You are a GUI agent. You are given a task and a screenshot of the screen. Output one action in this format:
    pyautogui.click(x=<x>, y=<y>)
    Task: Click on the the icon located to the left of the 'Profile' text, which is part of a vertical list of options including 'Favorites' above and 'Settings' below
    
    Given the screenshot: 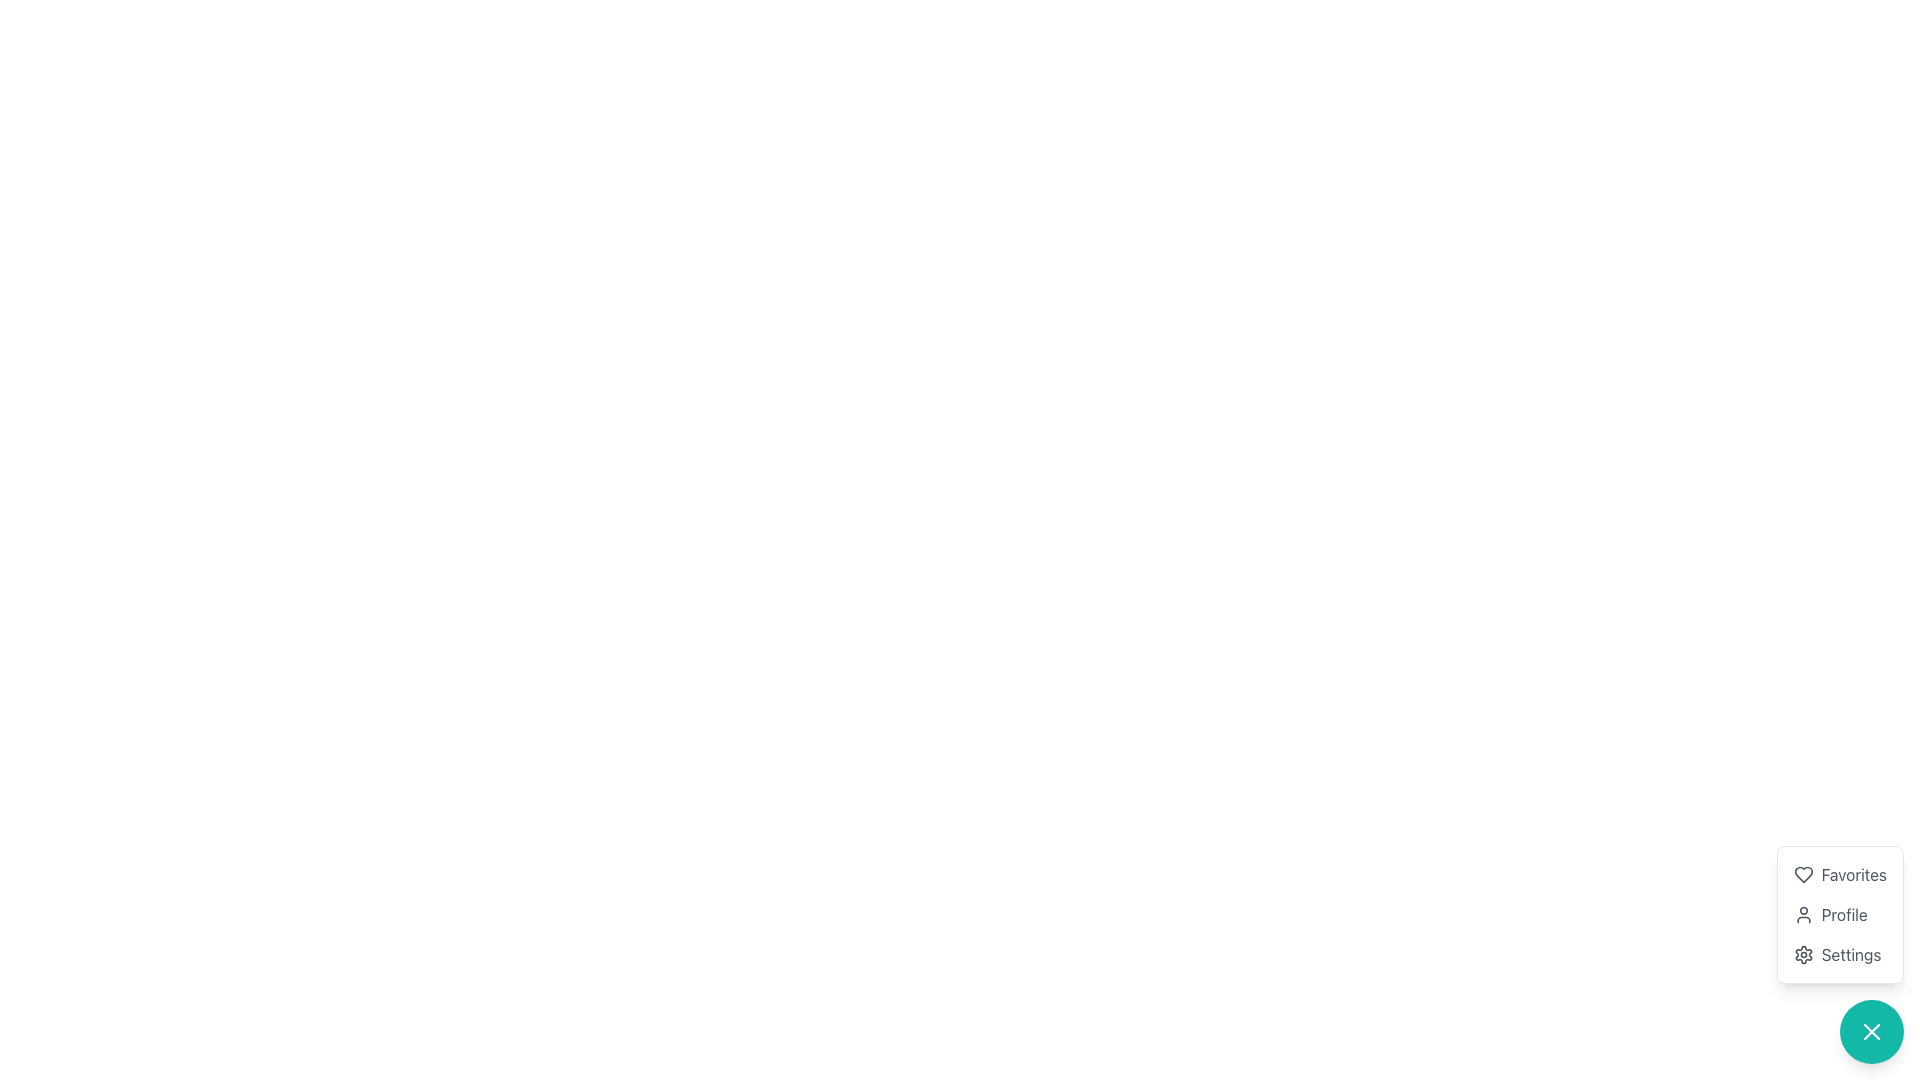 What is the action you would take?
    pyautogui.click(x=1803, y=914)
    